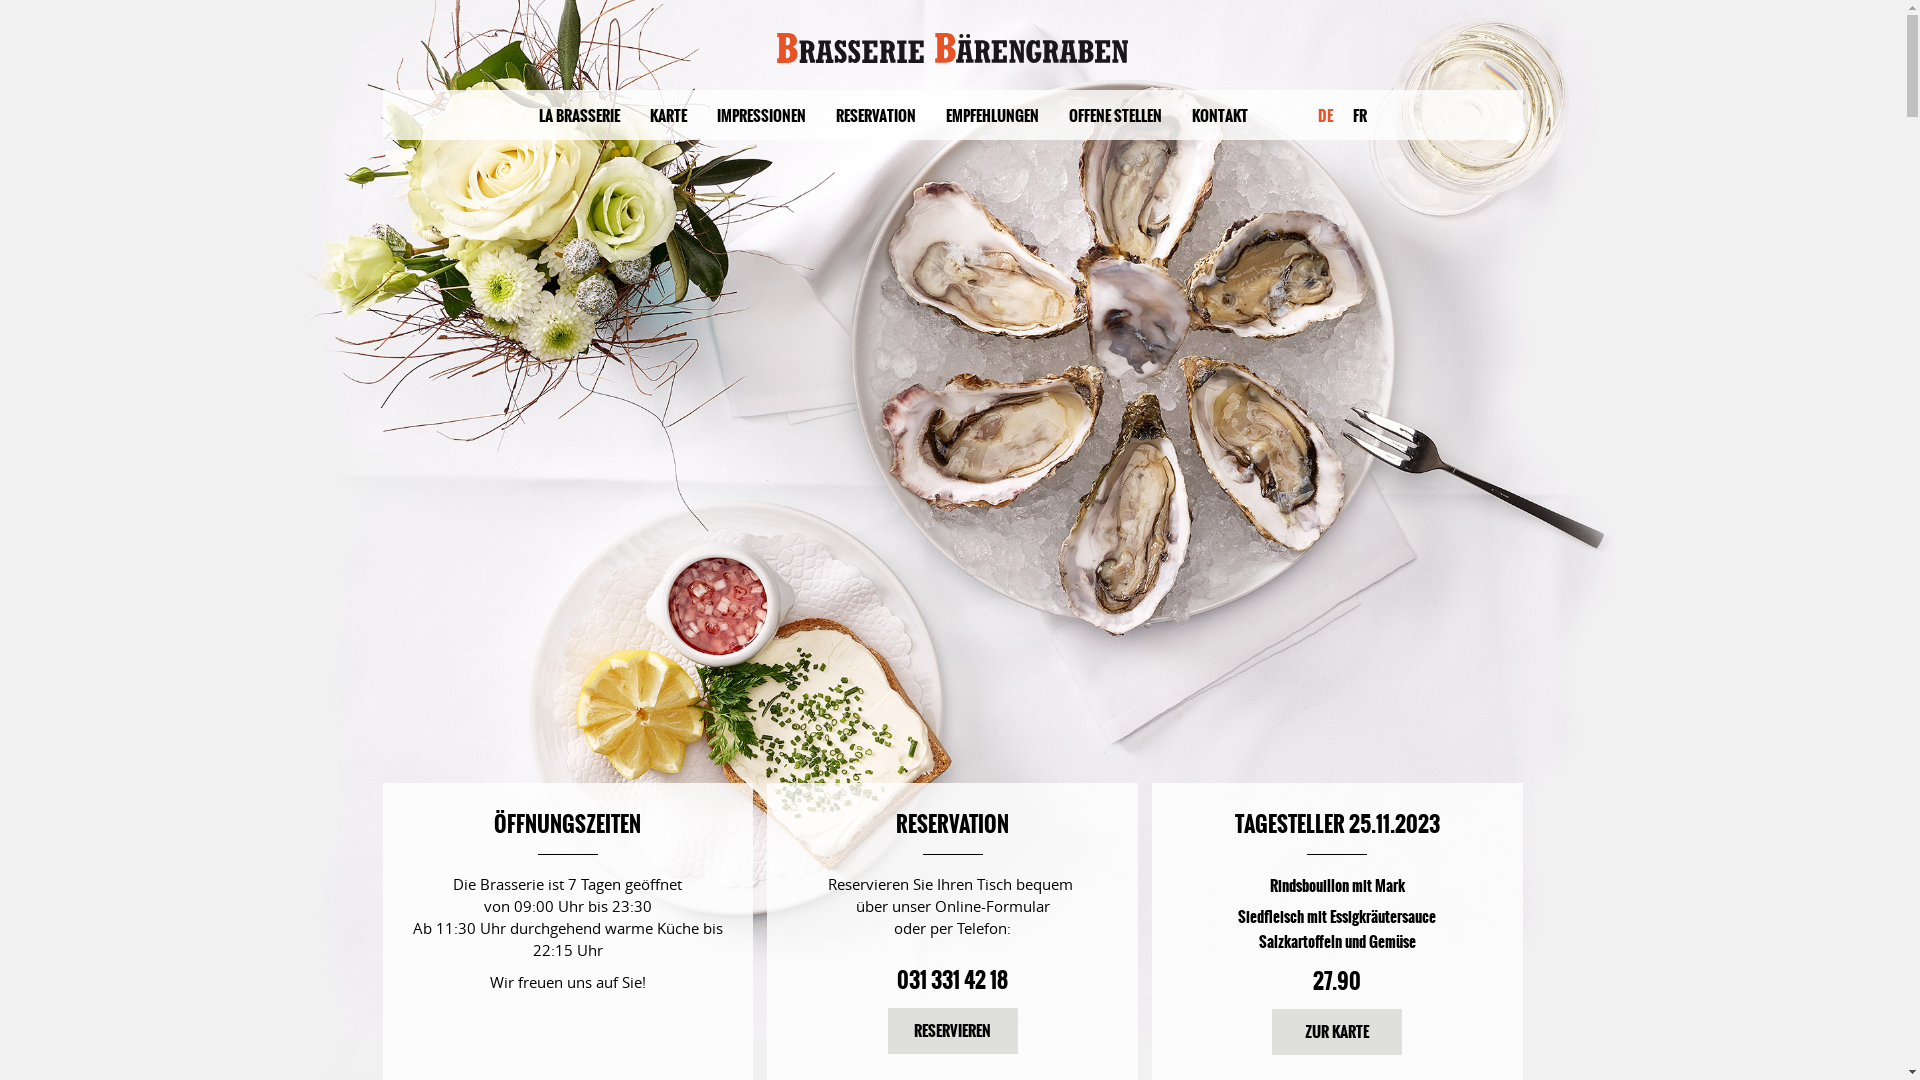  What do you see at coordinates (1337, 1032) in the screenshot?
I see `'ZUR KARTE'` at bounding box center [1337, 1032].